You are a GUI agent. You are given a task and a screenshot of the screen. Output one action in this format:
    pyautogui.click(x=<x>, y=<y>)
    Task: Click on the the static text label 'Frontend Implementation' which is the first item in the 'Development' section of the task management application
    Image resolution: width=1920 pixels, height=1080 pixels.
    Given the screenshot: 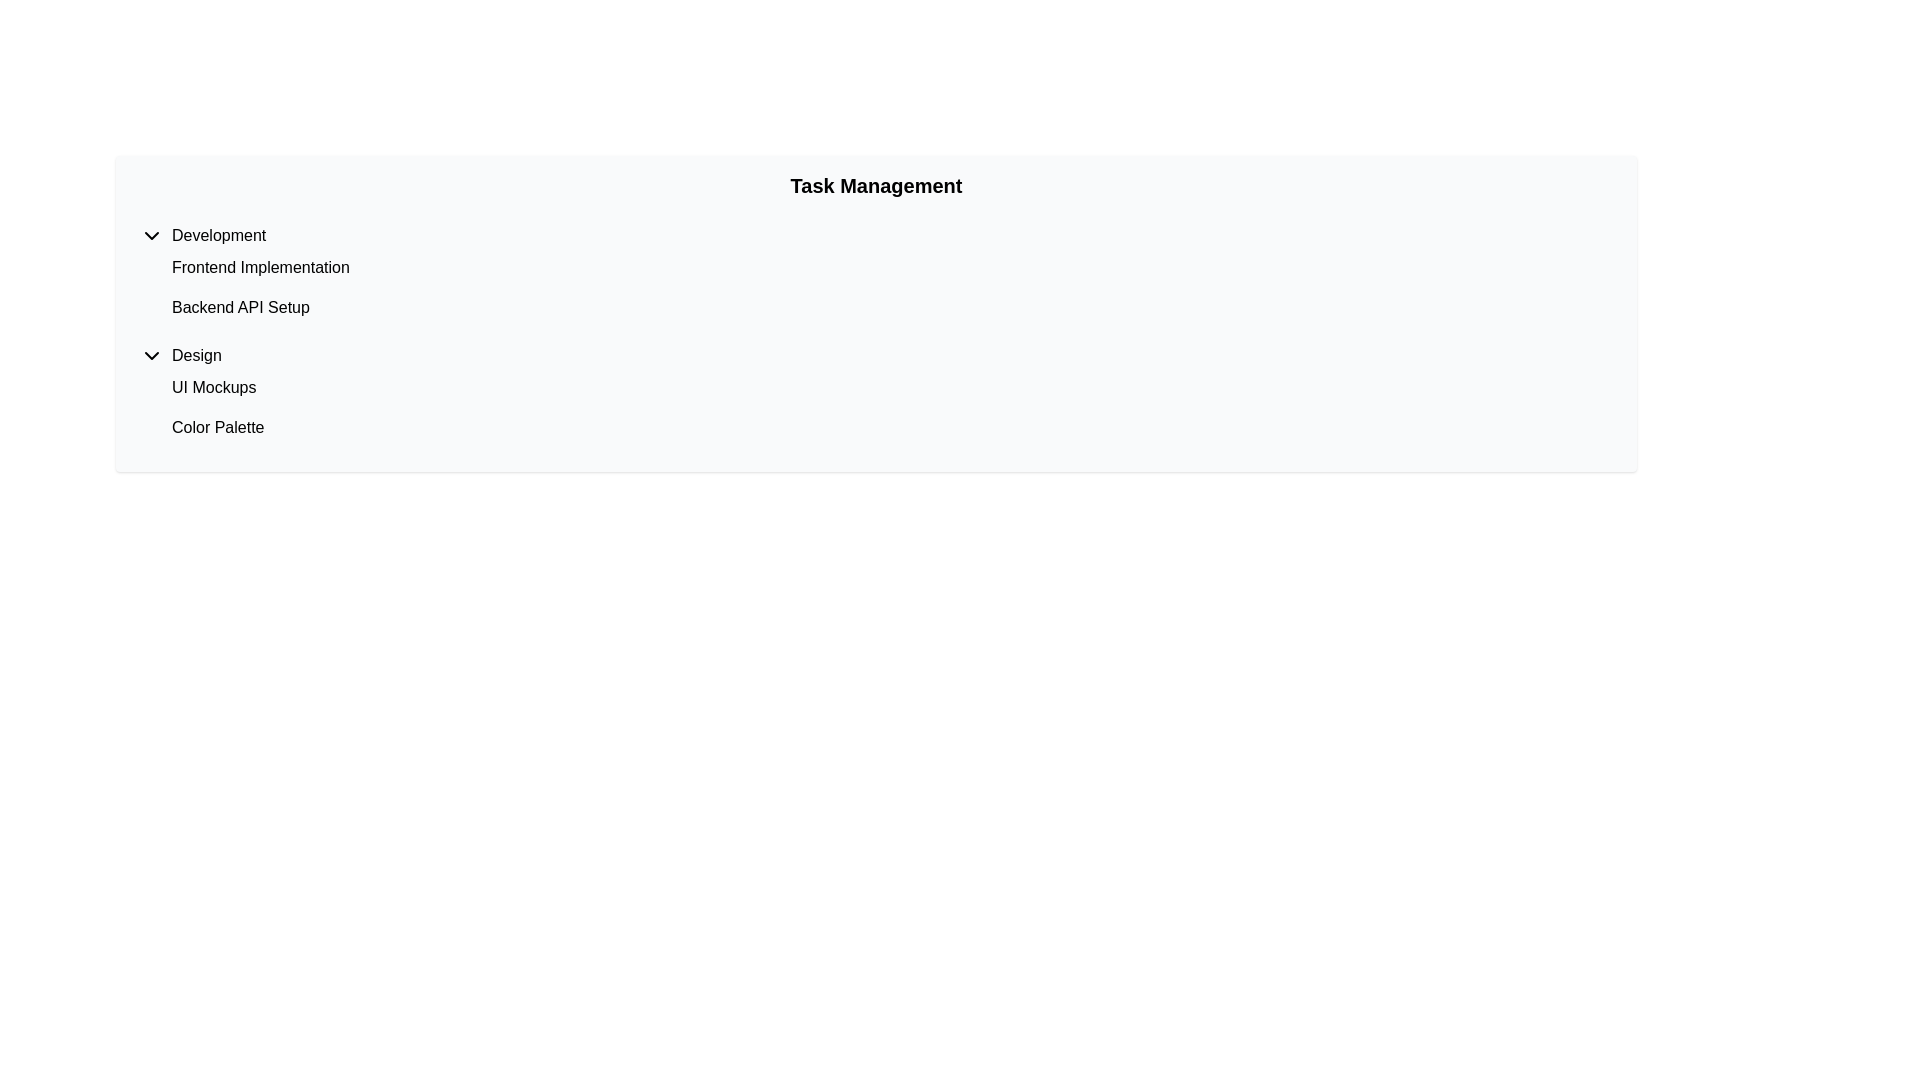 What is the action you would take?
    pyautogui.click(x=259, y=266)
    